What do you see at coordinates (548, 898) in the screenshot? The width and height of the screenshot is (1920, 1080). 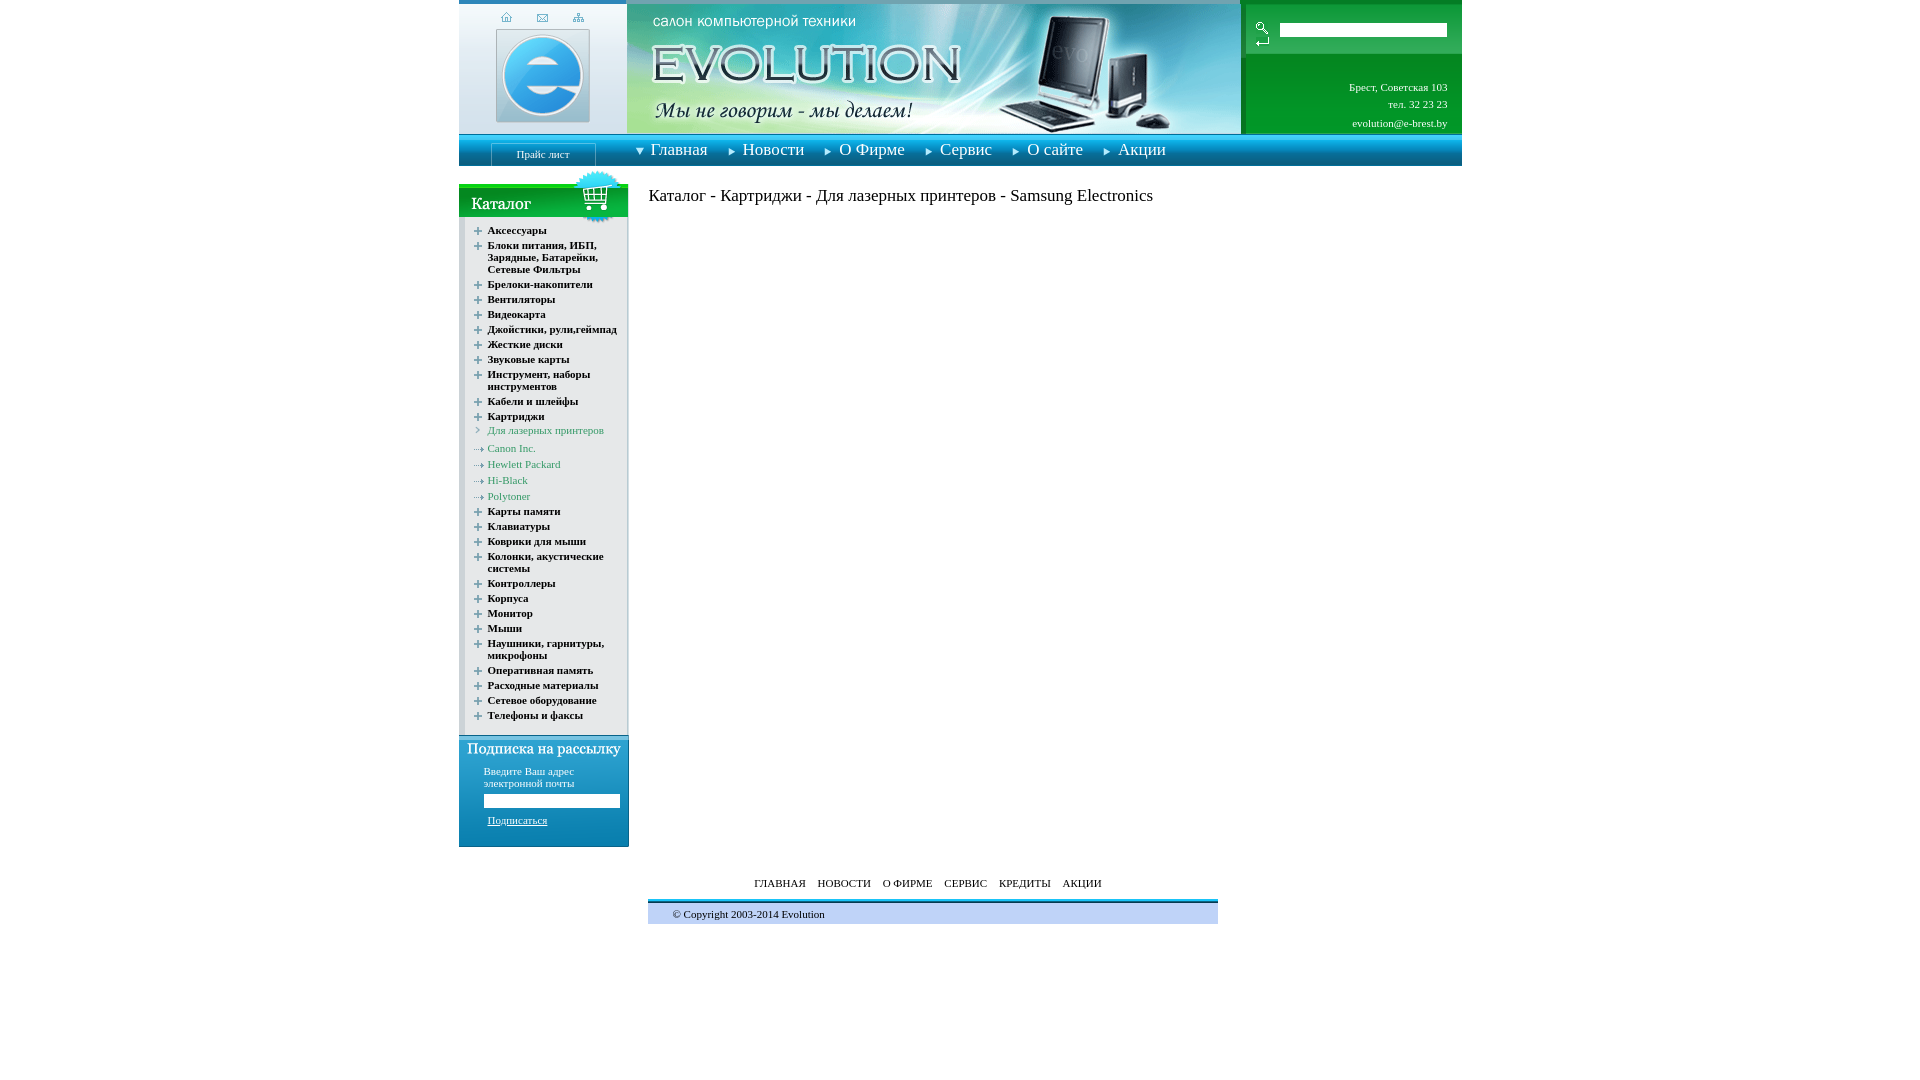 I see `'LiveInternet'` at bounding box center [548, 898].